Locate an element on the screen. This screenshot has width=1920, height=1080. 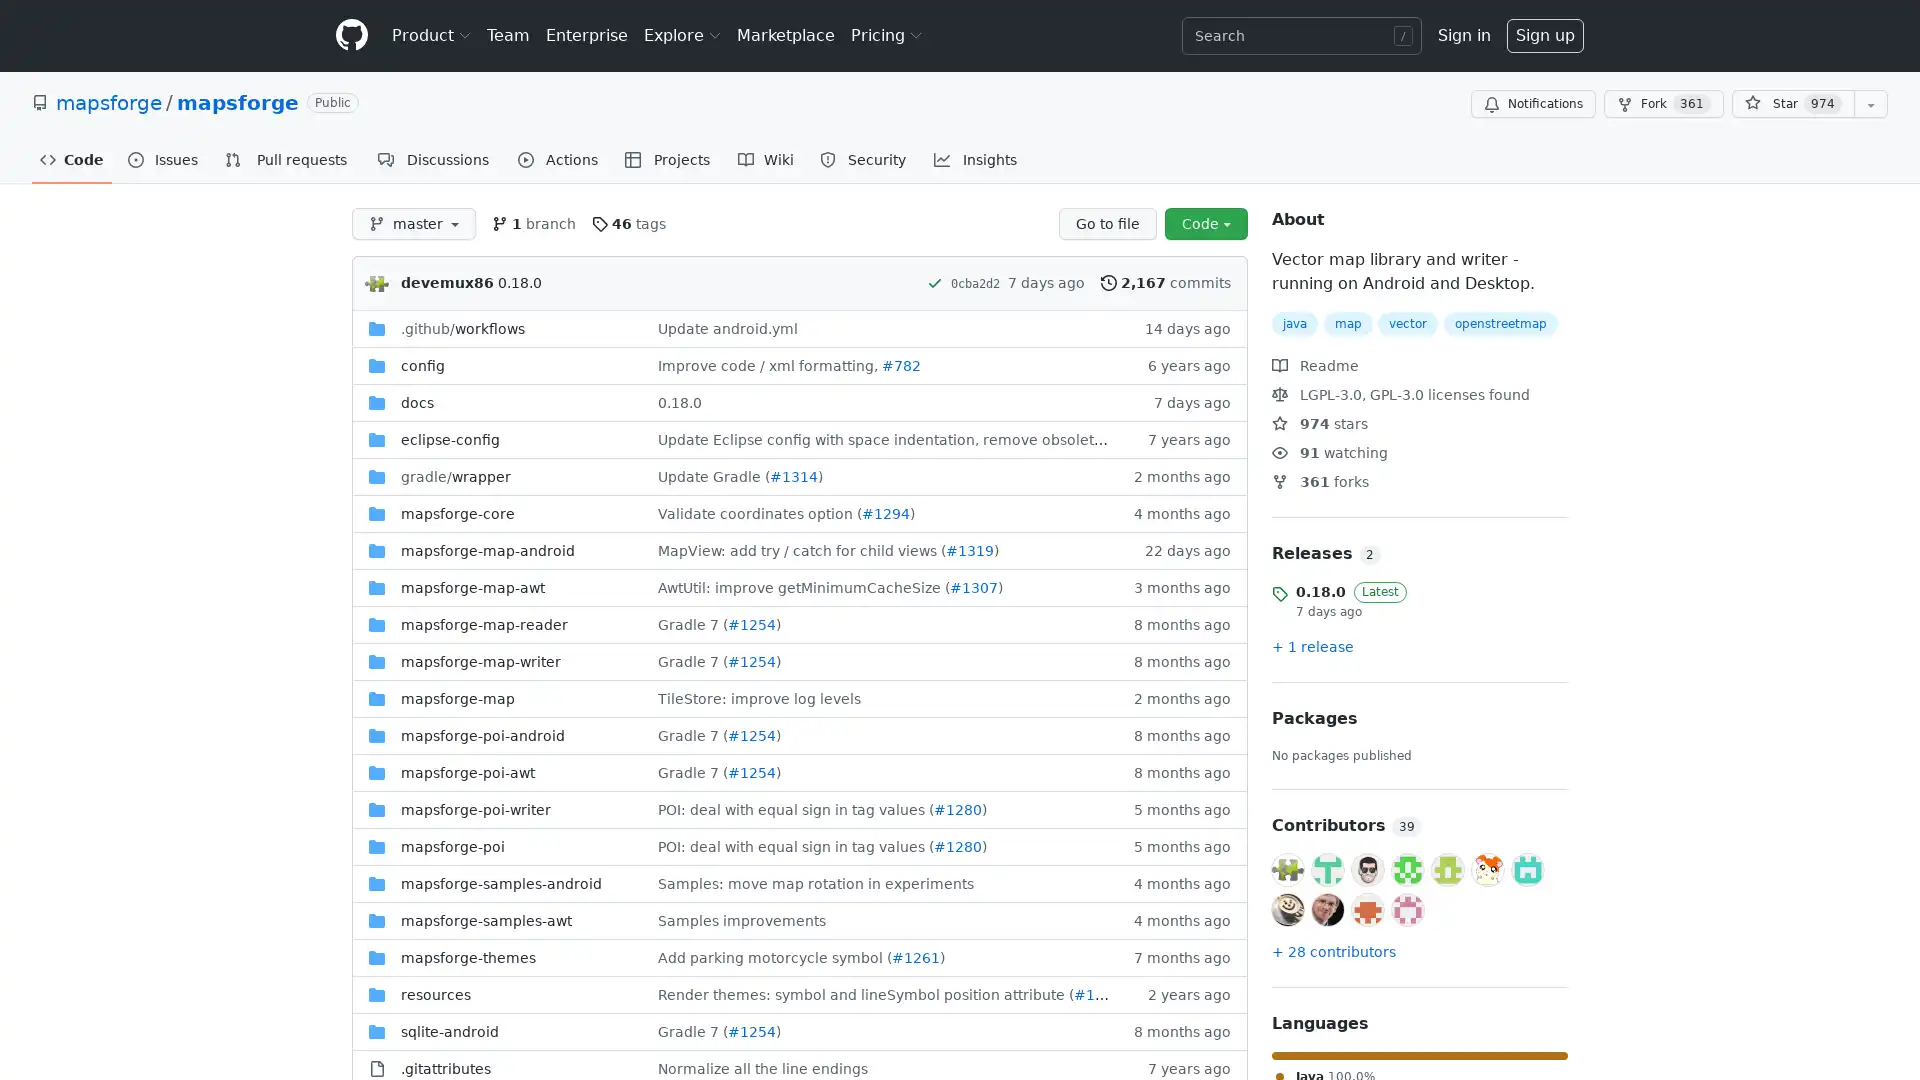
LGPL-3.0, GPL-3.0 licenses found is located at coordinates (1400, 394).